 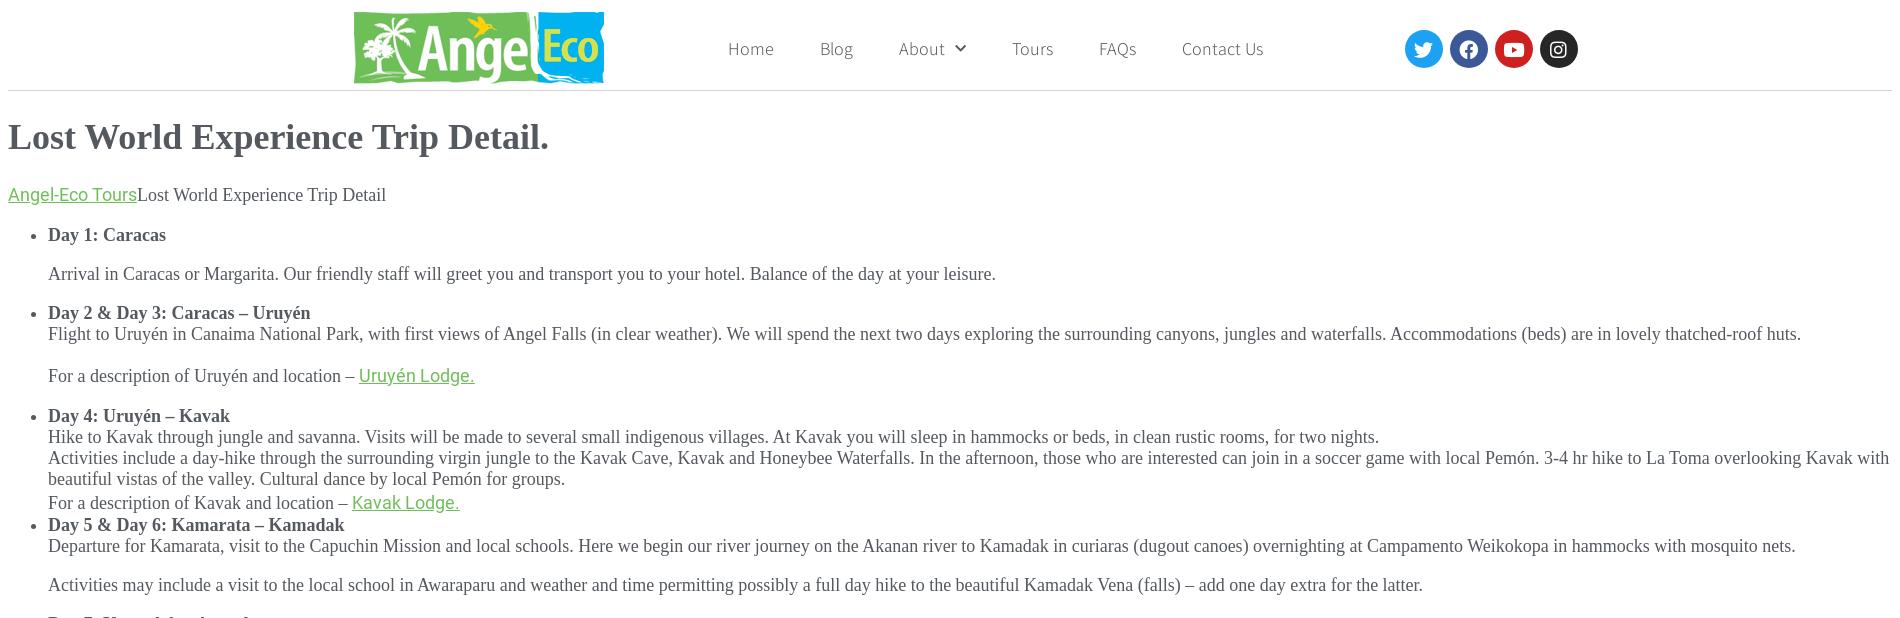 What do you see at coordinates (968, 467) in the screenshot?
I see `'Activities include a day-hike through the surrounding virgin jungle to the Kavak Cave, Kavak and Honeybee Waterfalls. In the afternoon, those who are interested can join in a soccer game with local Pemón. 3-4 hr hike to La Toma overlooking Kavak with beautiful vistas of the valley. Cultural dance by local Pemón for groups.'` at bounding box center [968, 467].